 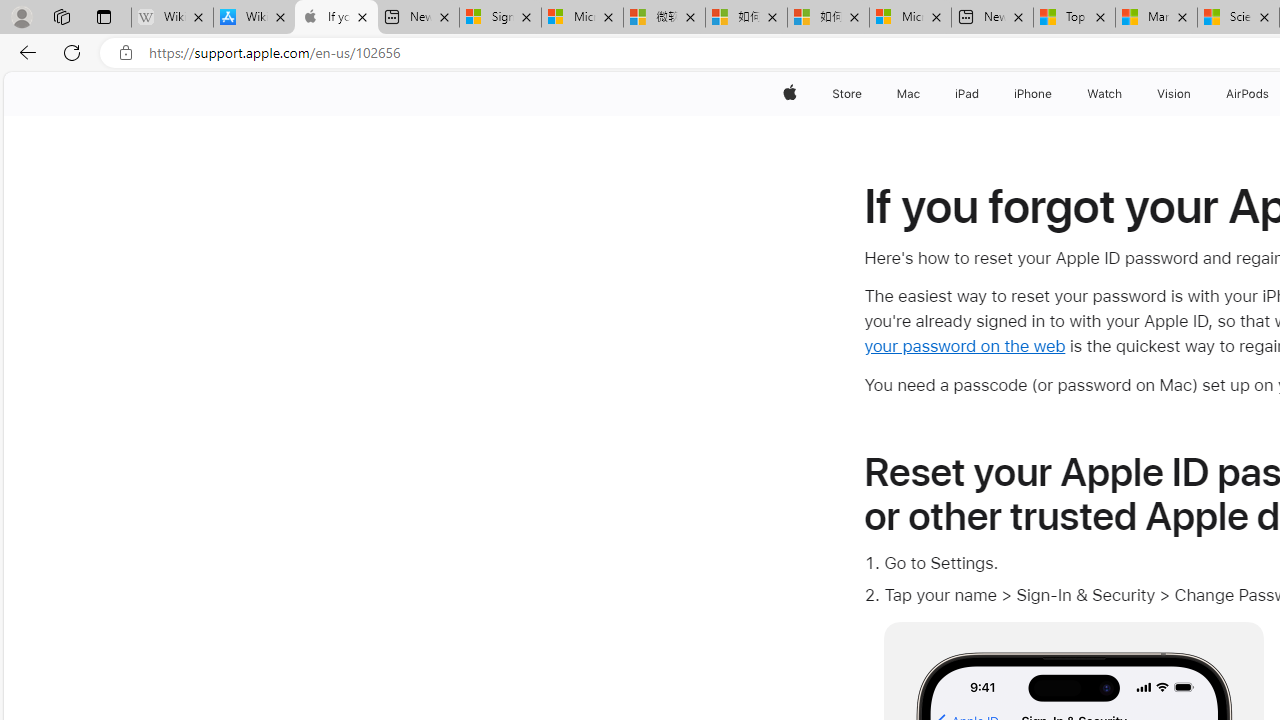 I want to click on 'Vision', so click(x=1175, y=93).